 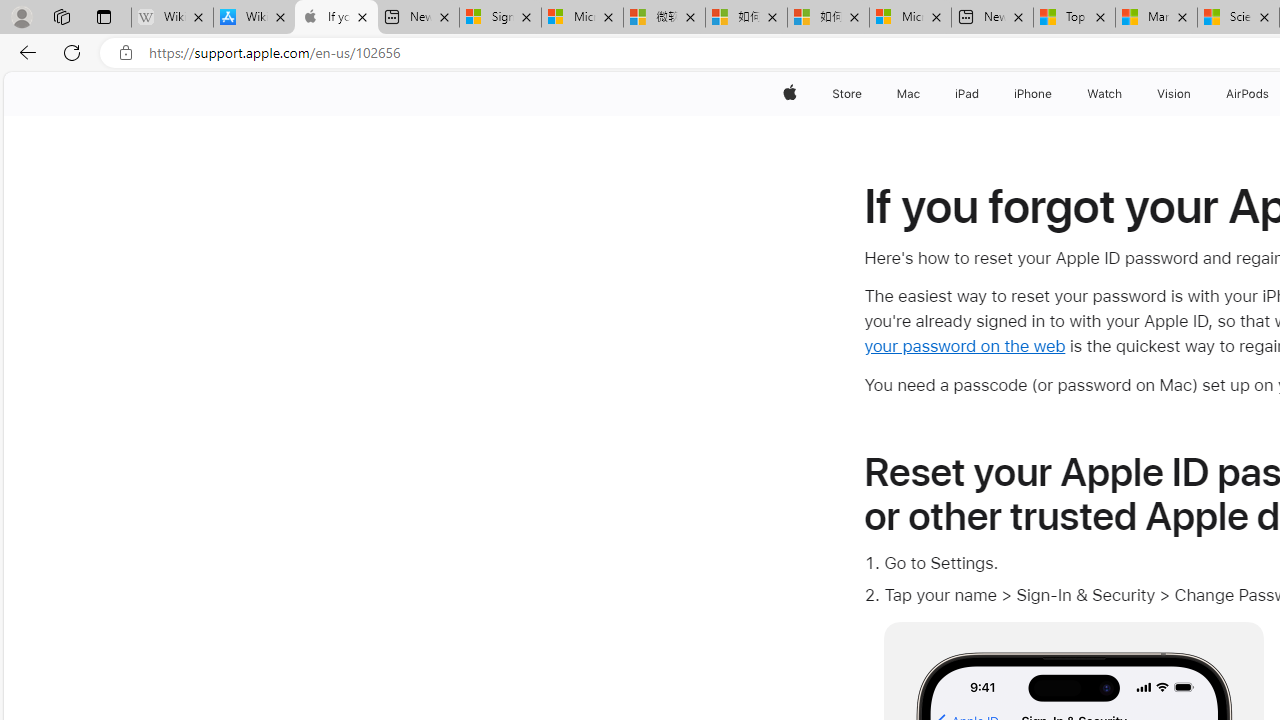 I want to click on 'Vision', so click(x=1175, y=93).